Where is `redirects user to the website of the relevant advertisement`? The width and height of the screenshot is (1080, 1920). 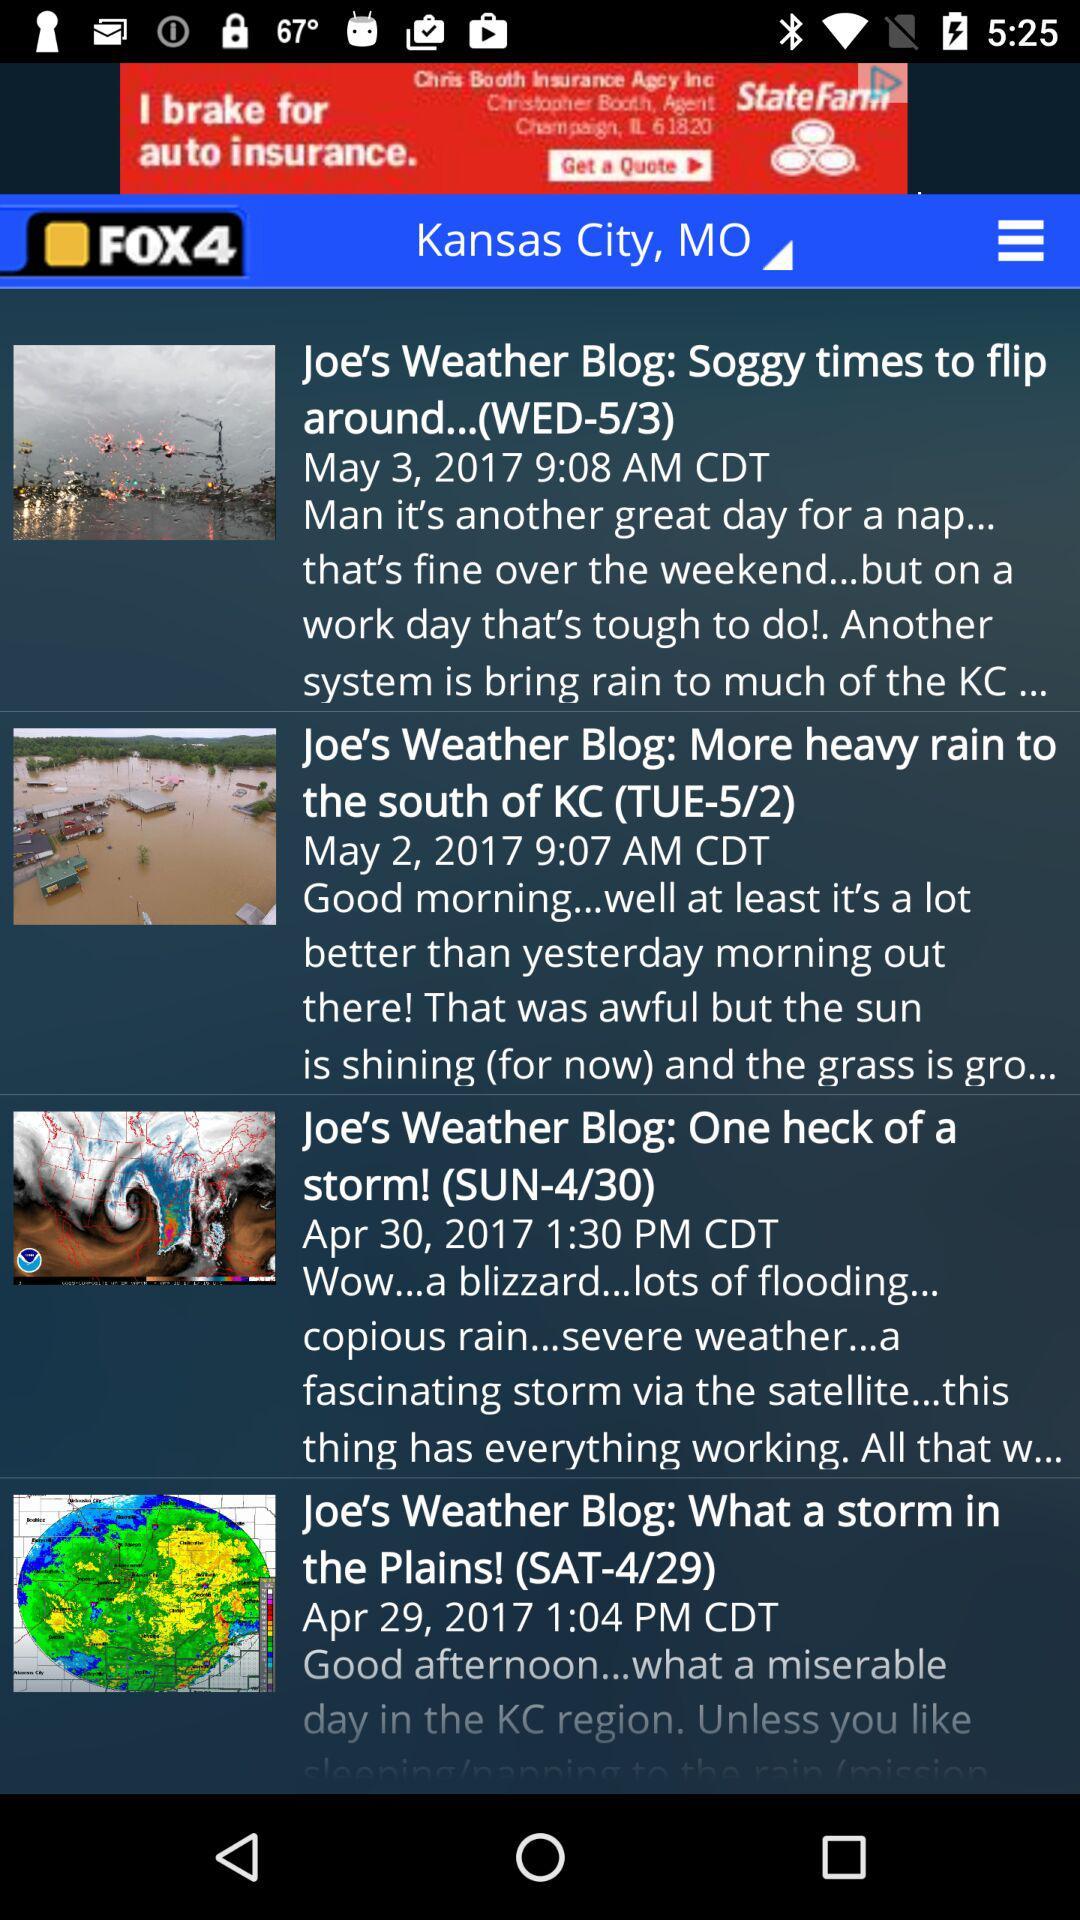
redirects user to the website of the relevant advertisement is located at coordinates (540, 127).